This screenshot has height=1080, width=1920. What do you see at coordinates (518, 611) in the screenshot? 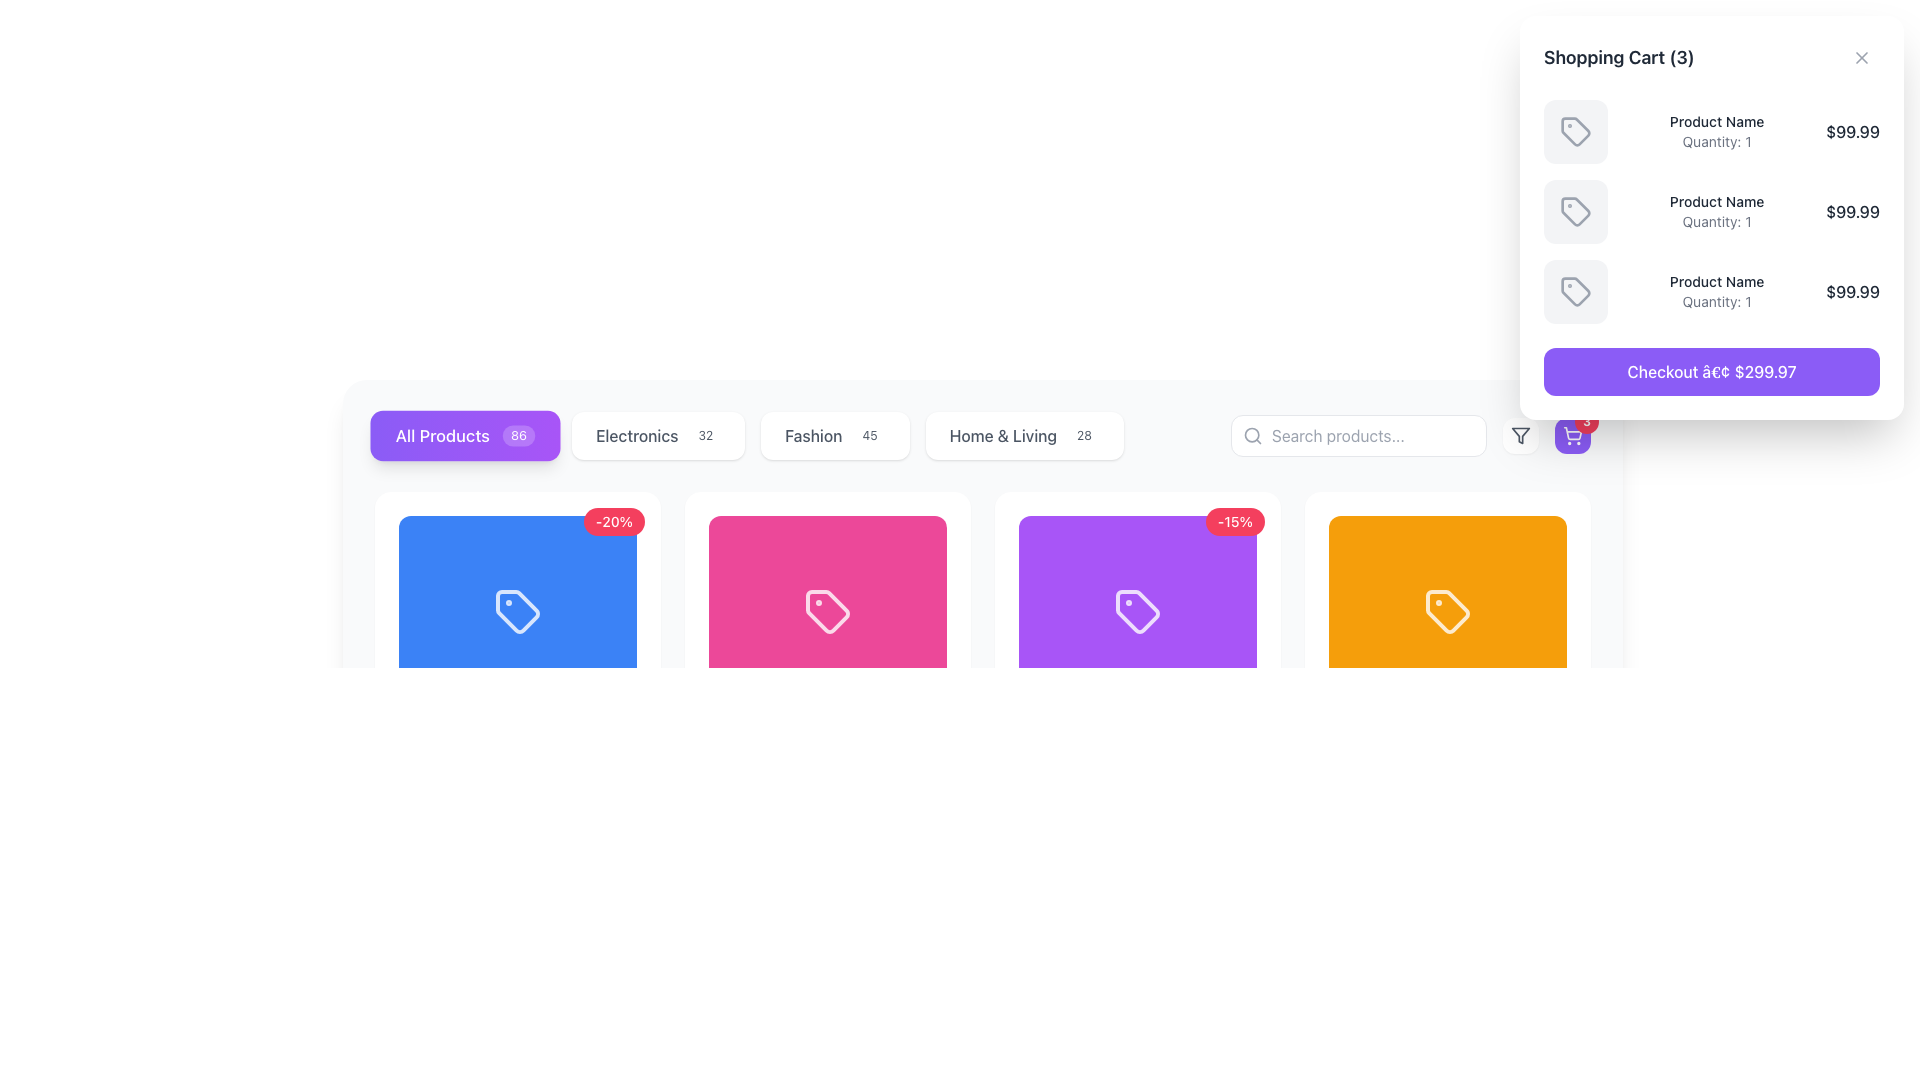
I see `the vector graphic or SVG element that serves as a visual indicator within the leftmost product card on the blue background in the product list grid` at bounding box center [518, 611].